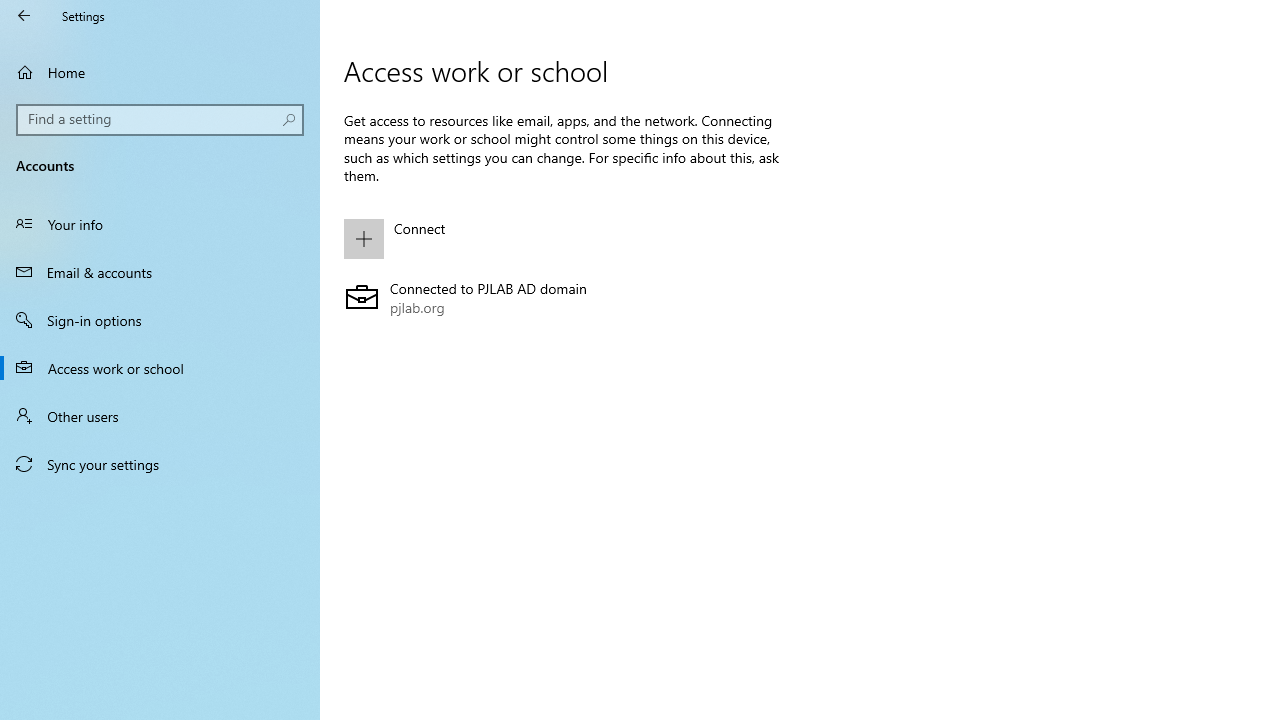 Image resolution: width=1280 pixels, height=720 pixels. I want to click on 'Back', so click(24, 15).